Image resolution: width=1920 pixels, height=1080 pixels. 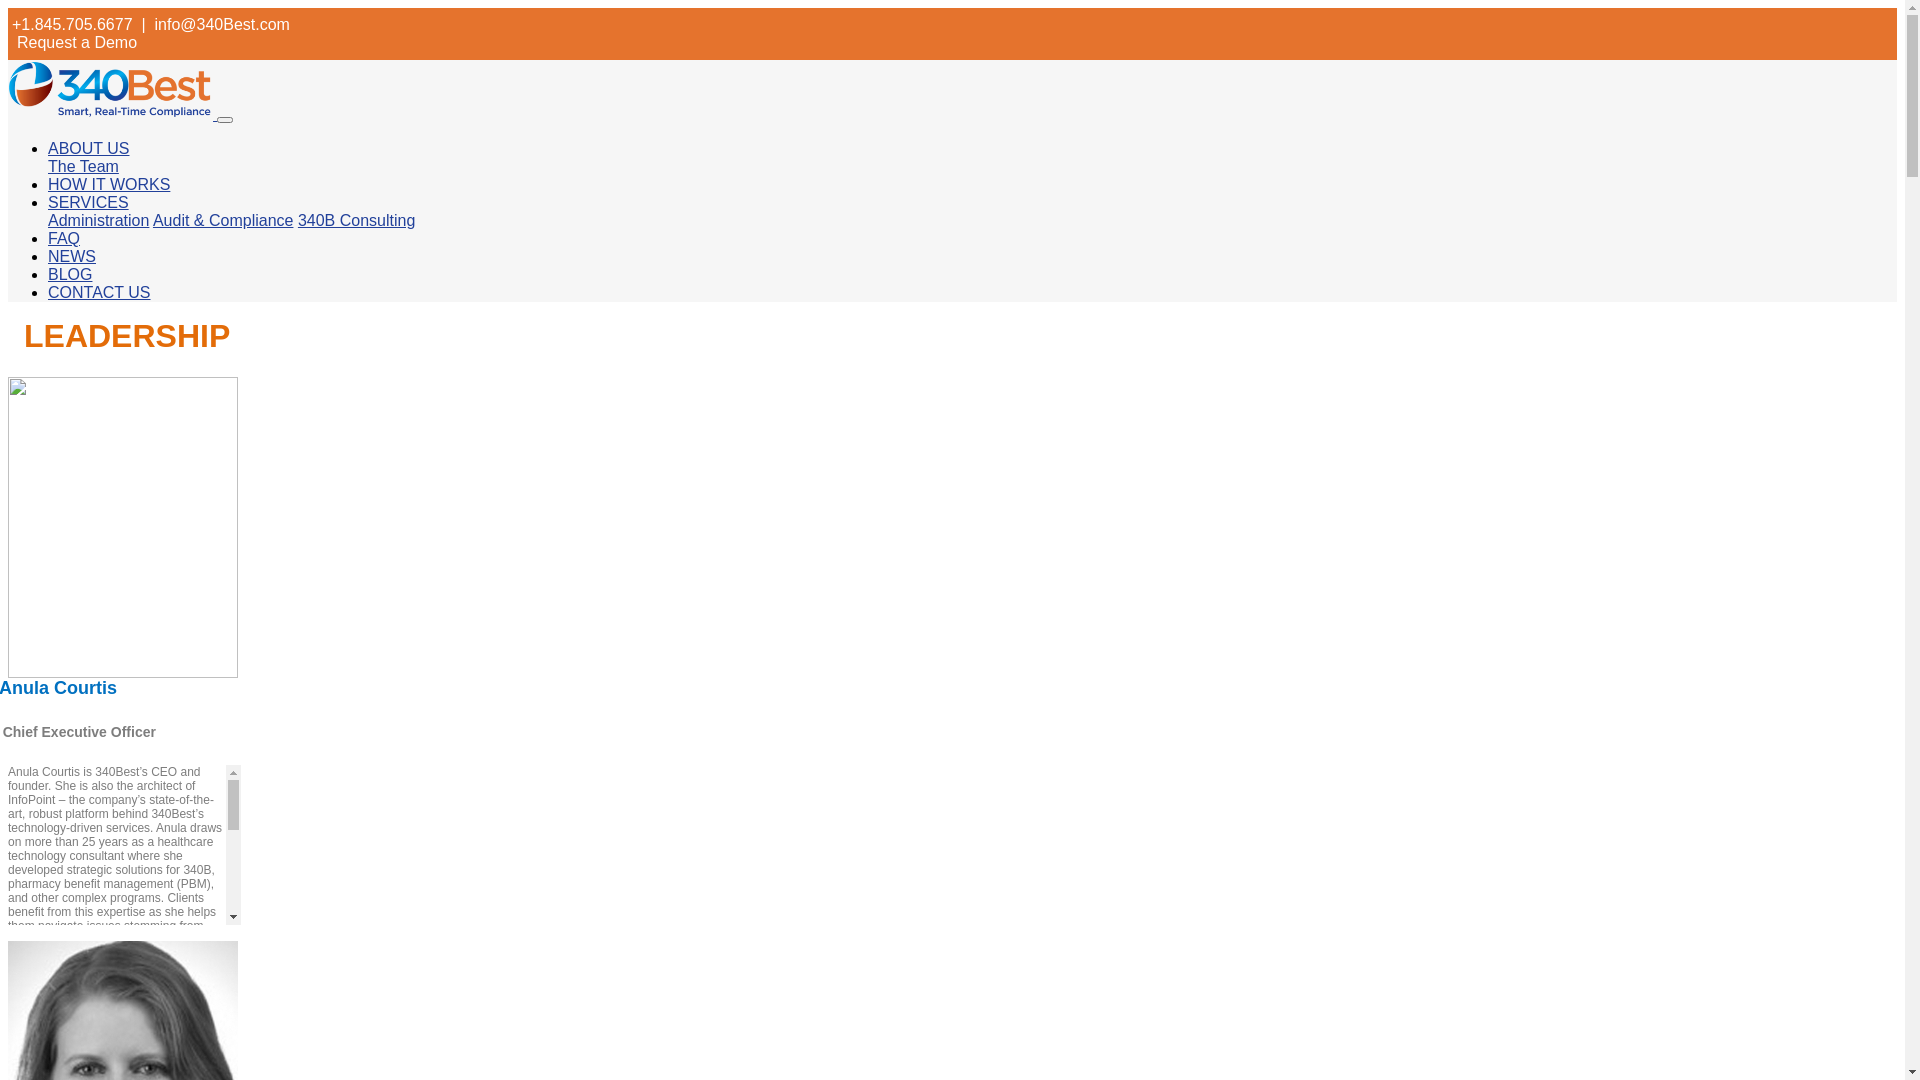 I want to click on 'CONTACT US', so click(x=98, y=292).